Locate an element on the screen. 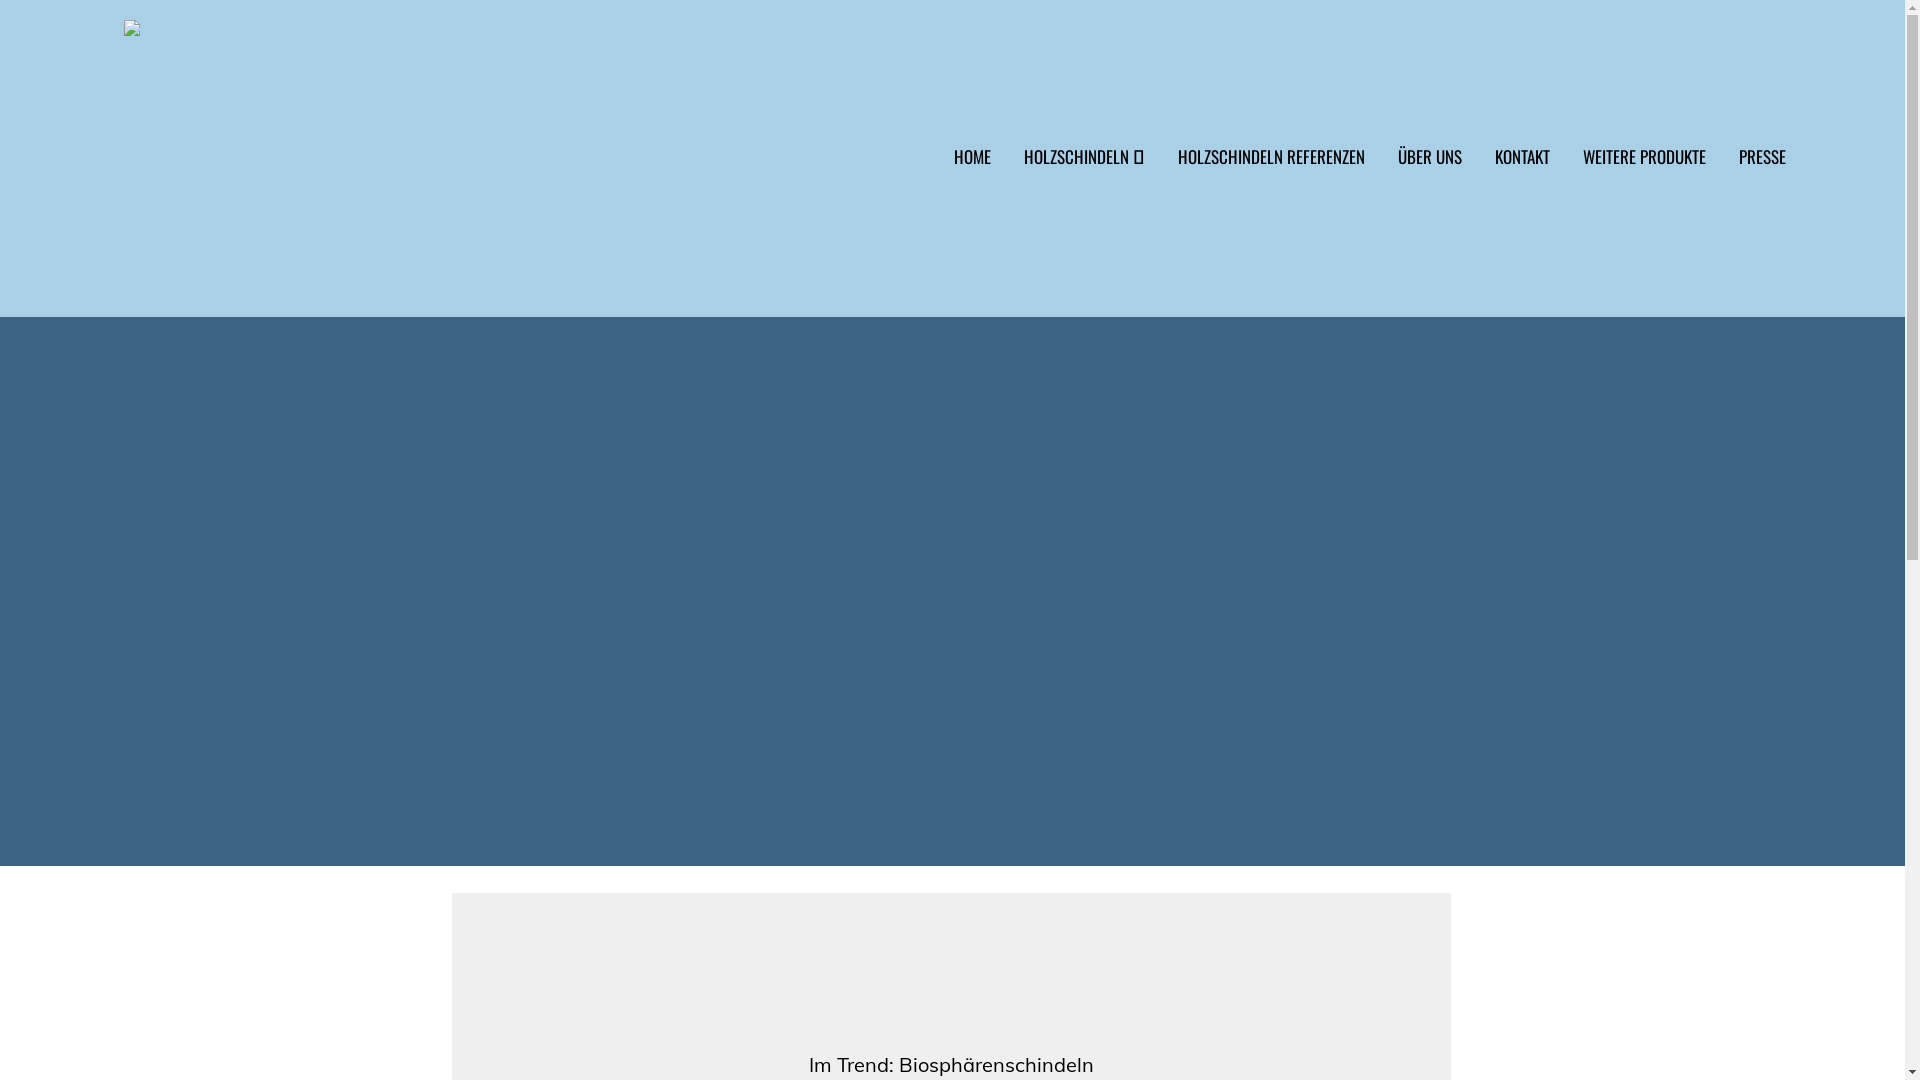 The image size is (1920, 1080). 'KONTAKT' is located at coordinates (1512, 168).